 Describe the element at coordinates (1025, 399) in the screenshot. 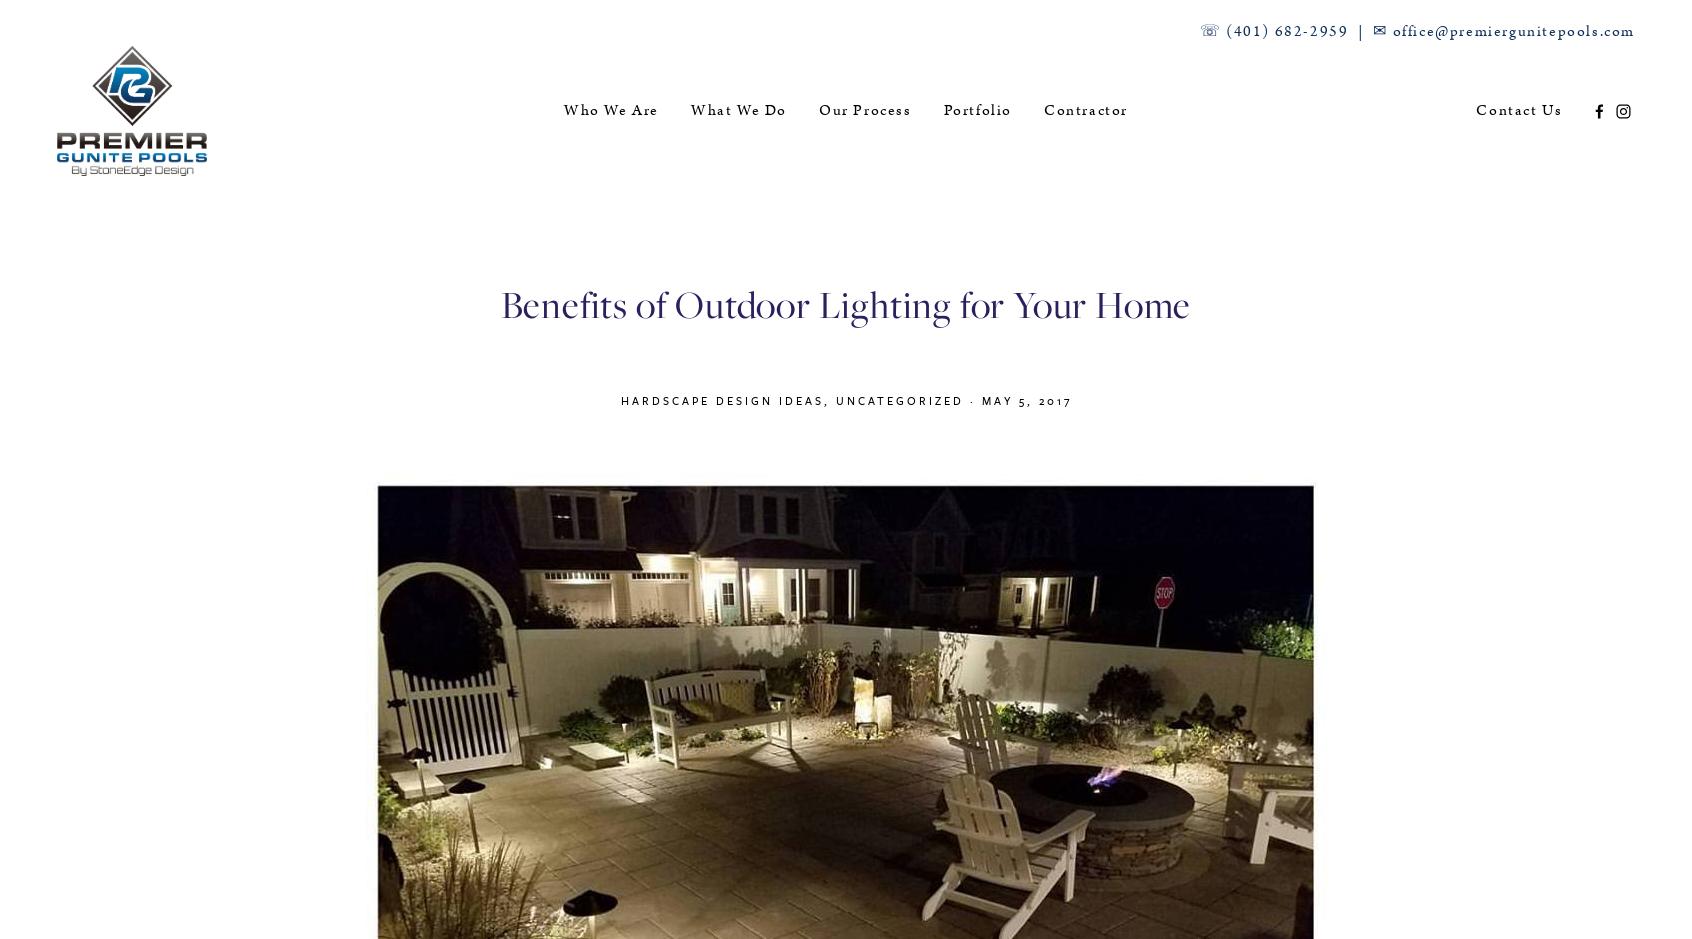

I see `'May 5, 2017'` at that location.